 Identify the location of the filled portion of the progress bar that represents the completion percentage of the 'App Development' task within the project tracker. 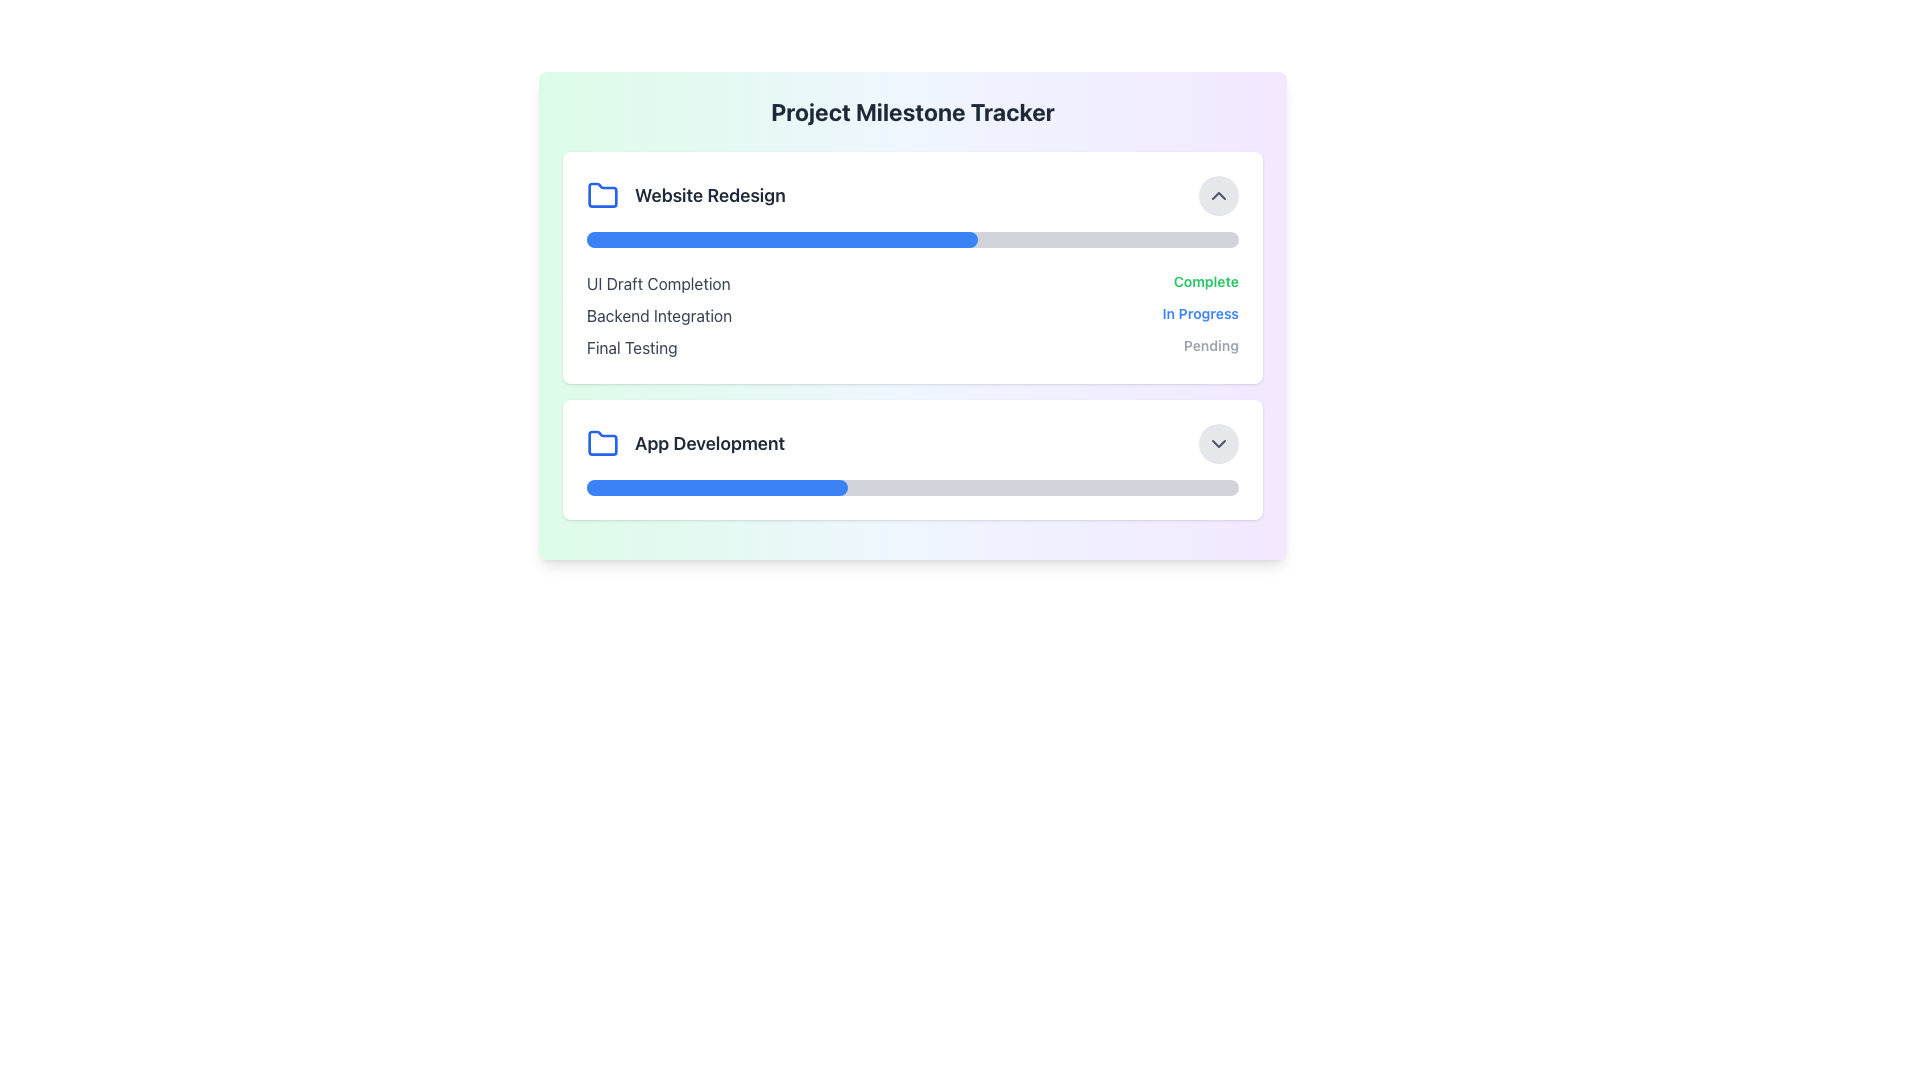
(717, 488).